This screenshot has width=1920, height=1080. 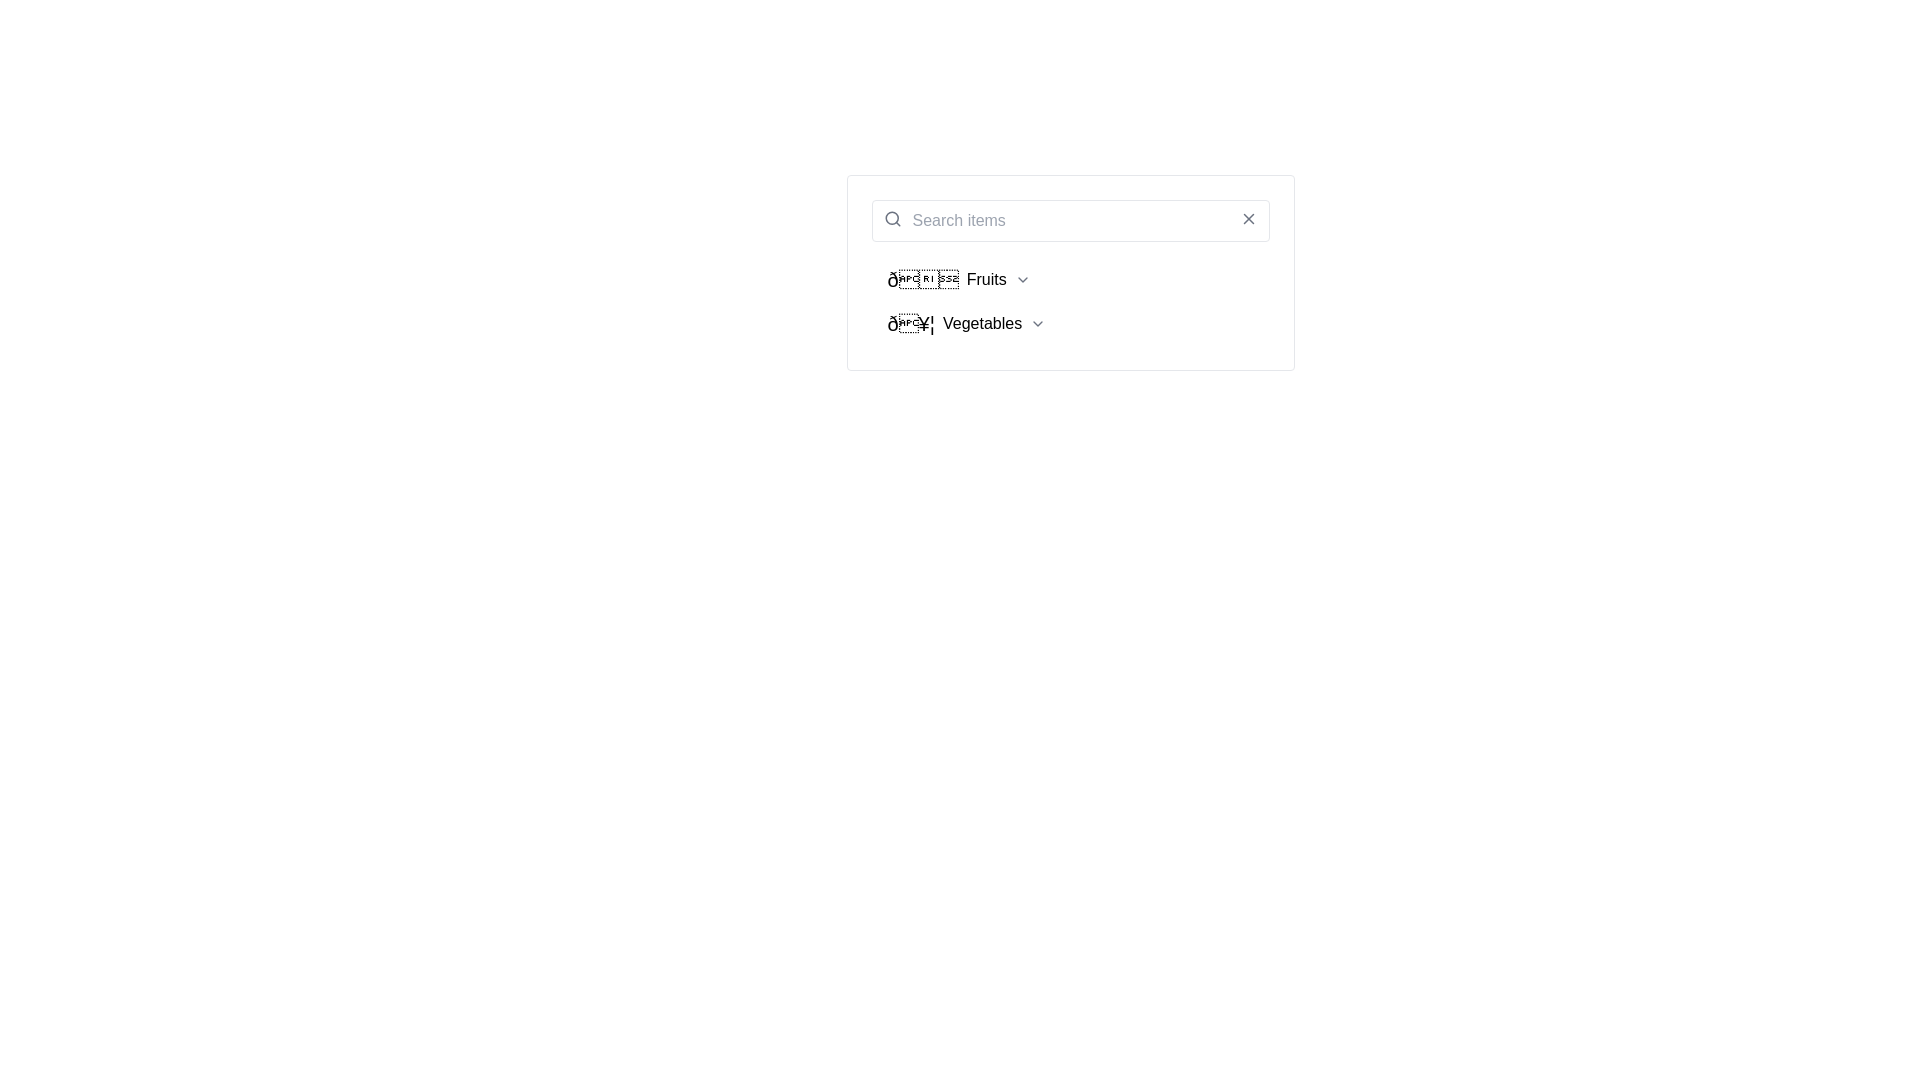 I want to click on the dropdown menu item labeled 'Vegetables' with the emoji 🥦, so click(x=1069, y=323).